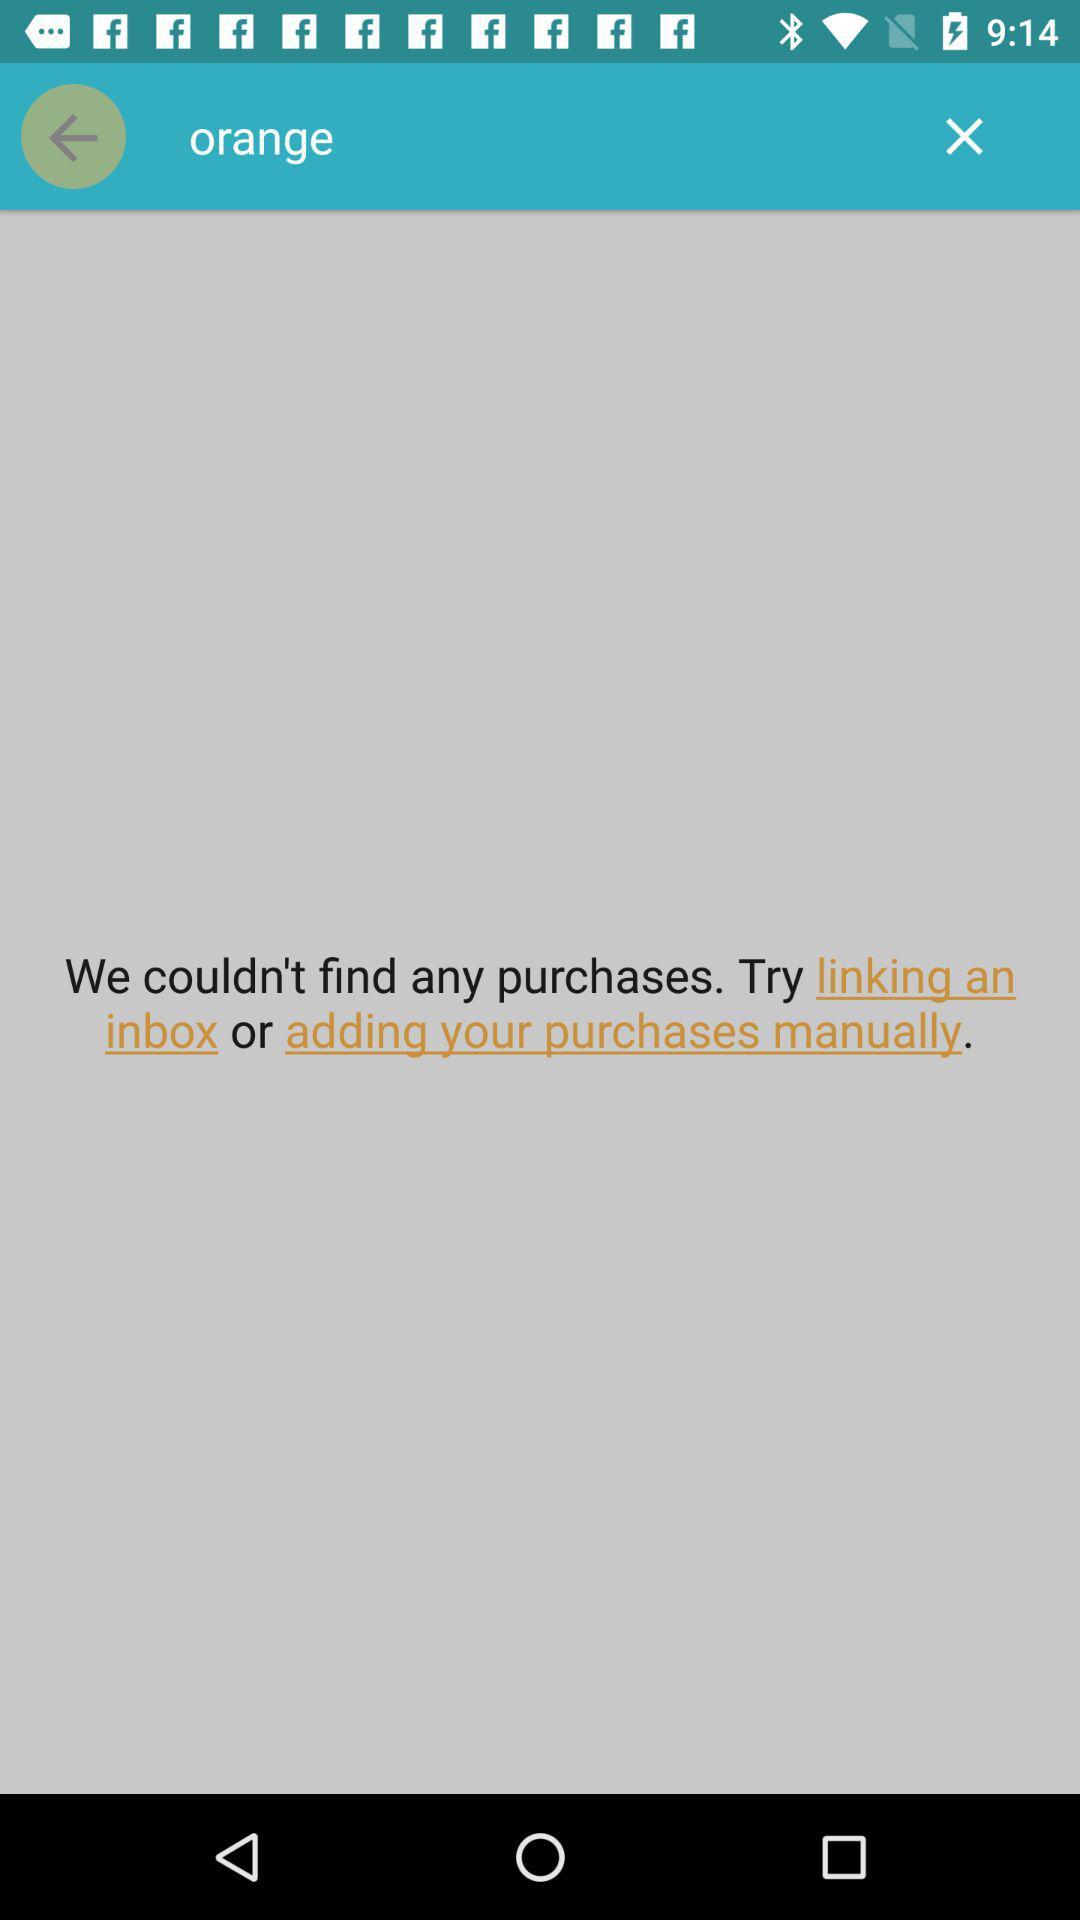 The image size is (1080, 1920). Describe the element at coordinates (540, 1002) in the screenshot. I see `we couldn t item` at that location.